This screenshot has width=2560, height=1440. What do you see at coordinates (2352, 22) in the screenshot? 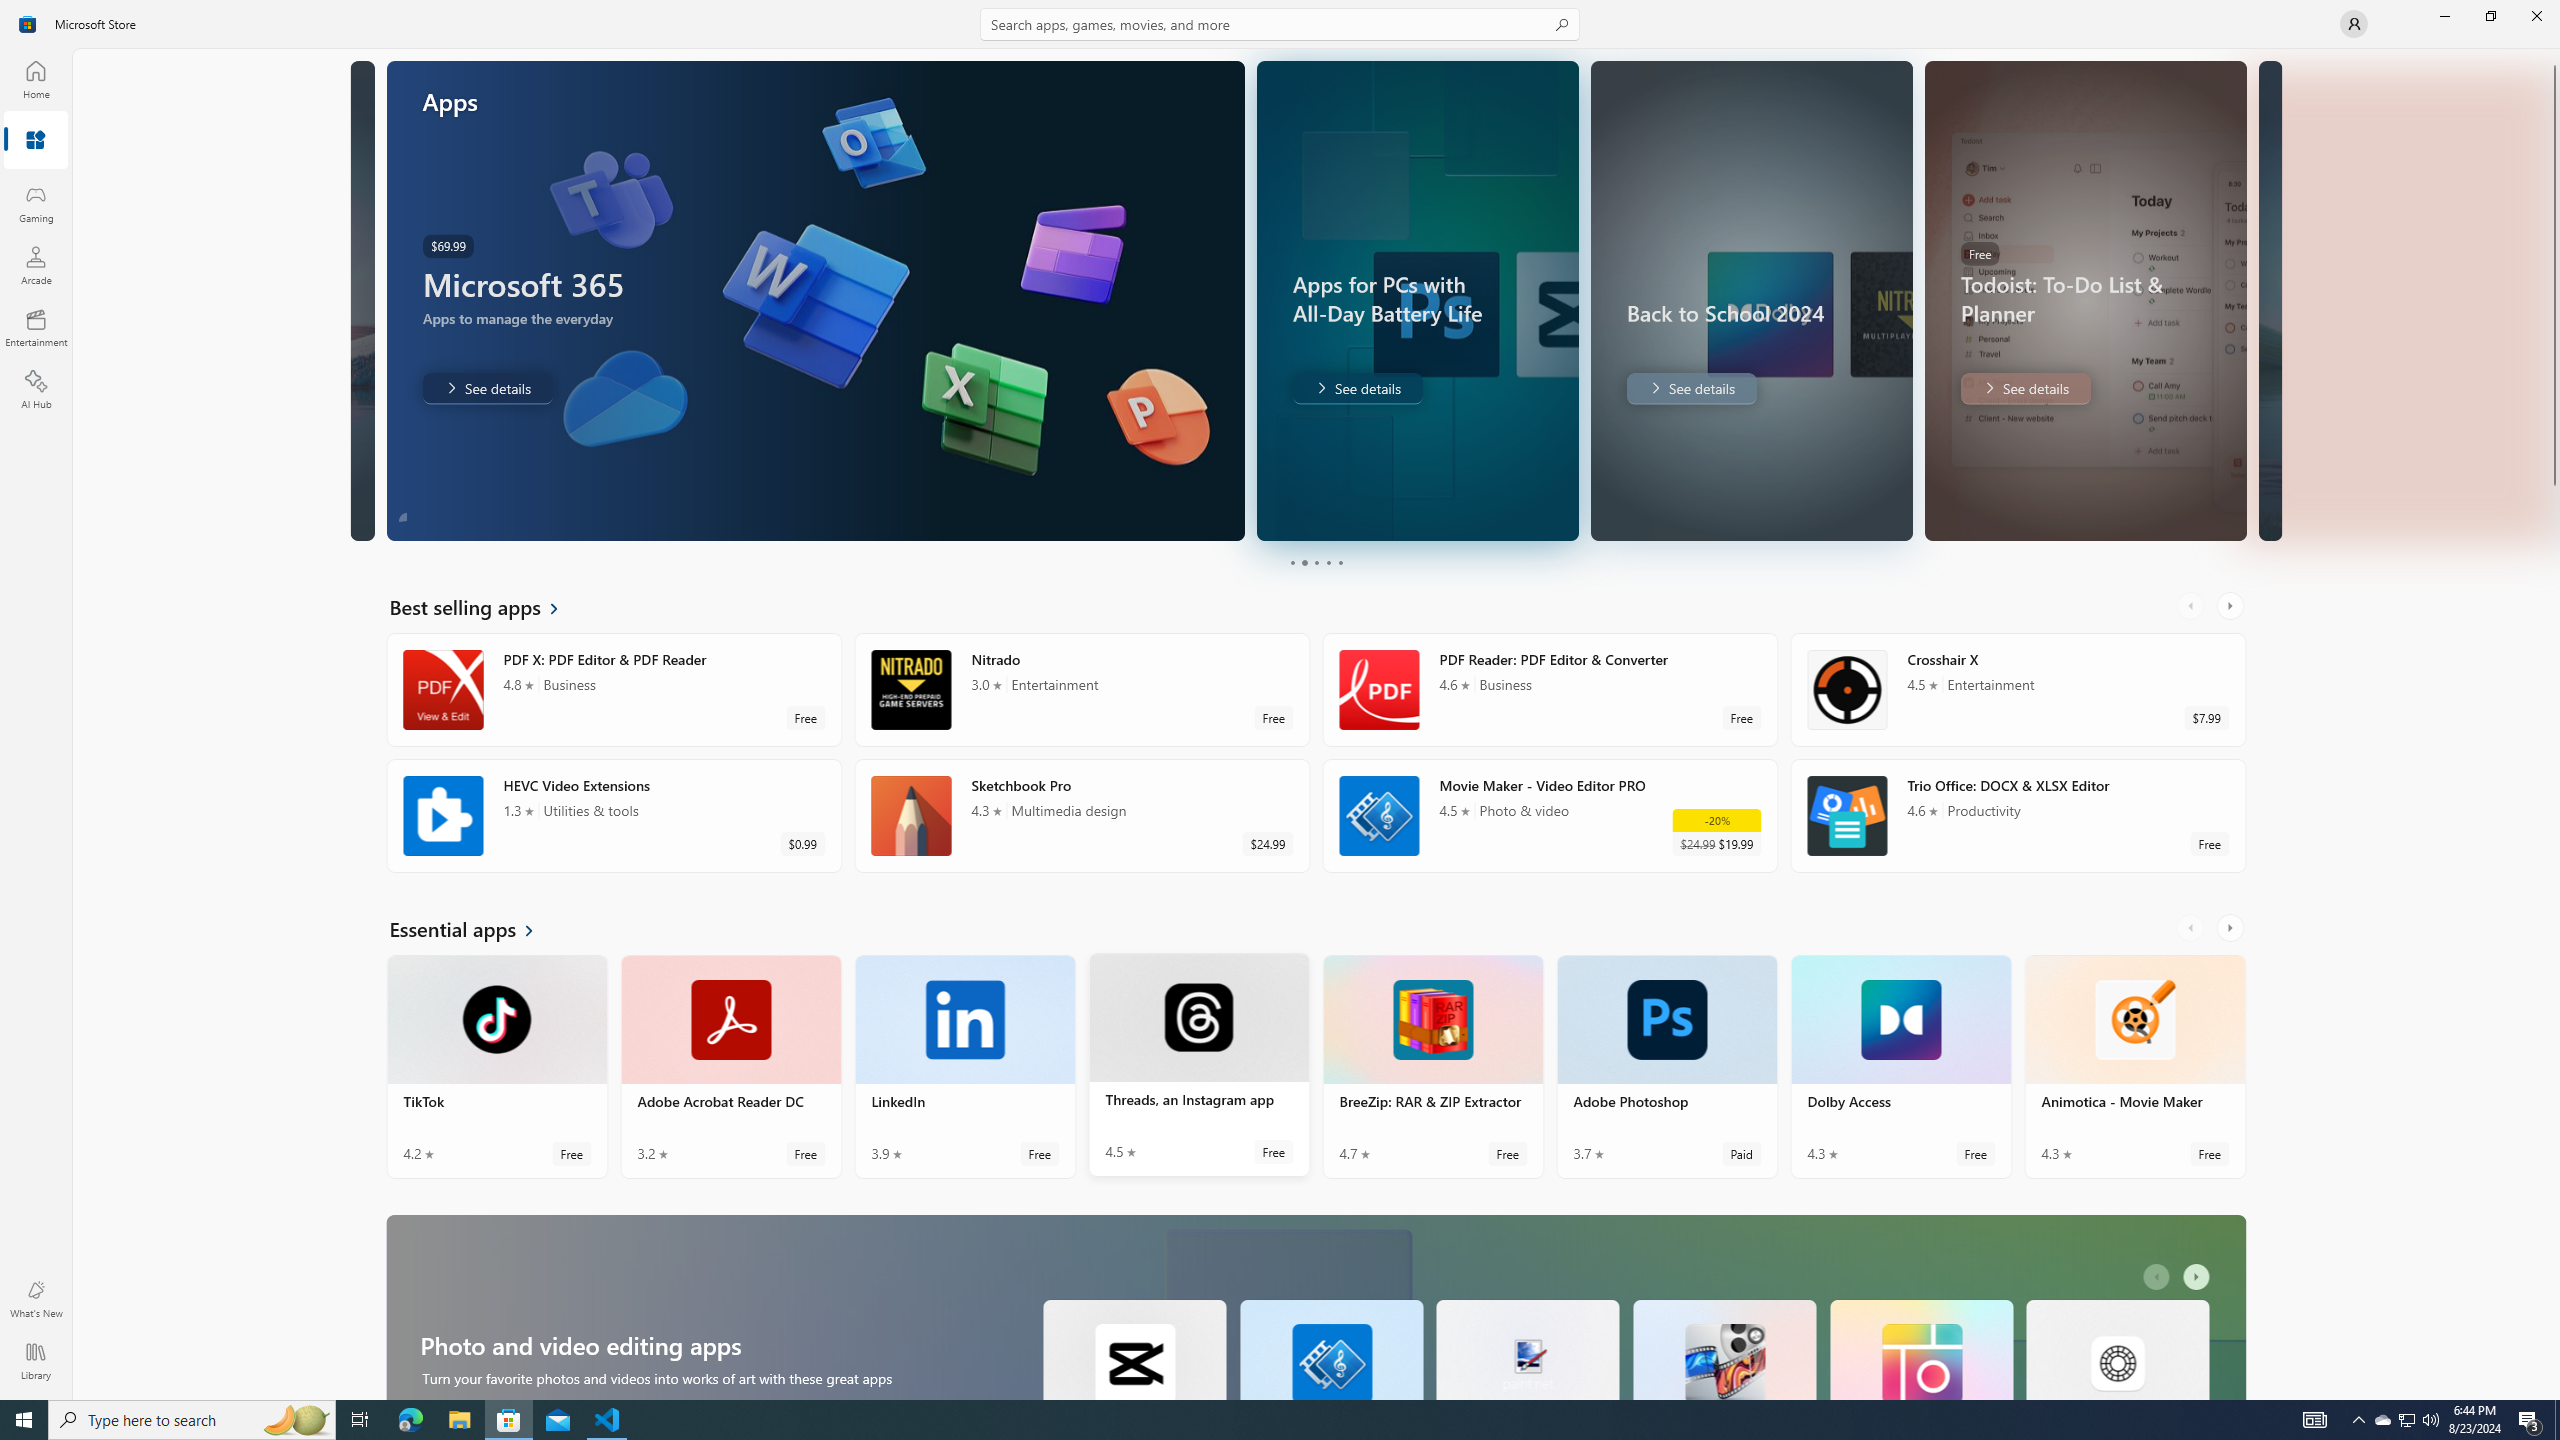
I see `'User profile'` at bounding box center [2352, 22].